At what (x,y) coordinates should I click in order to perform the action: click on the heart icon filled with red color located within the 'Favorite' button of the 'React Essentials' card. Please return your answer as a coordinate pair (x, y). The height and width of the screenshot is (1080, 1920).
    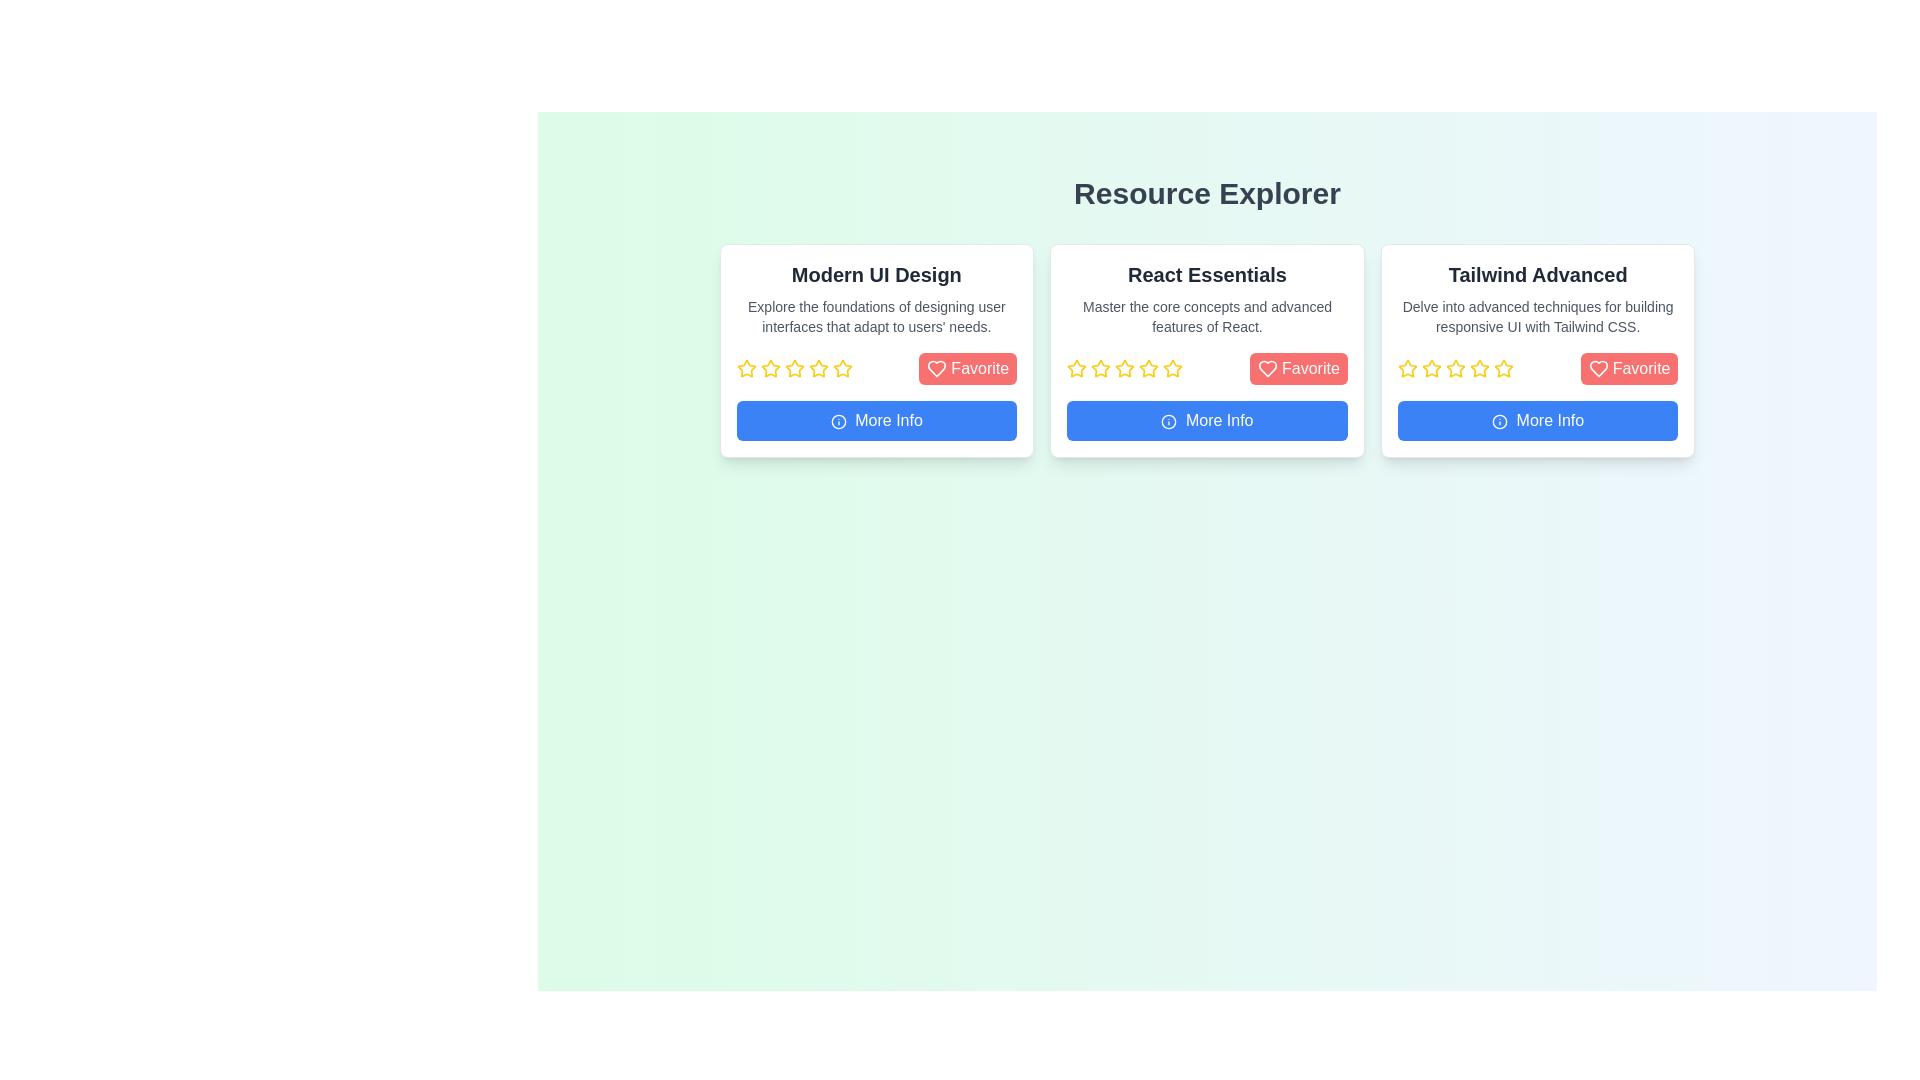
    Looking at the image, I should click on (1266, 369).